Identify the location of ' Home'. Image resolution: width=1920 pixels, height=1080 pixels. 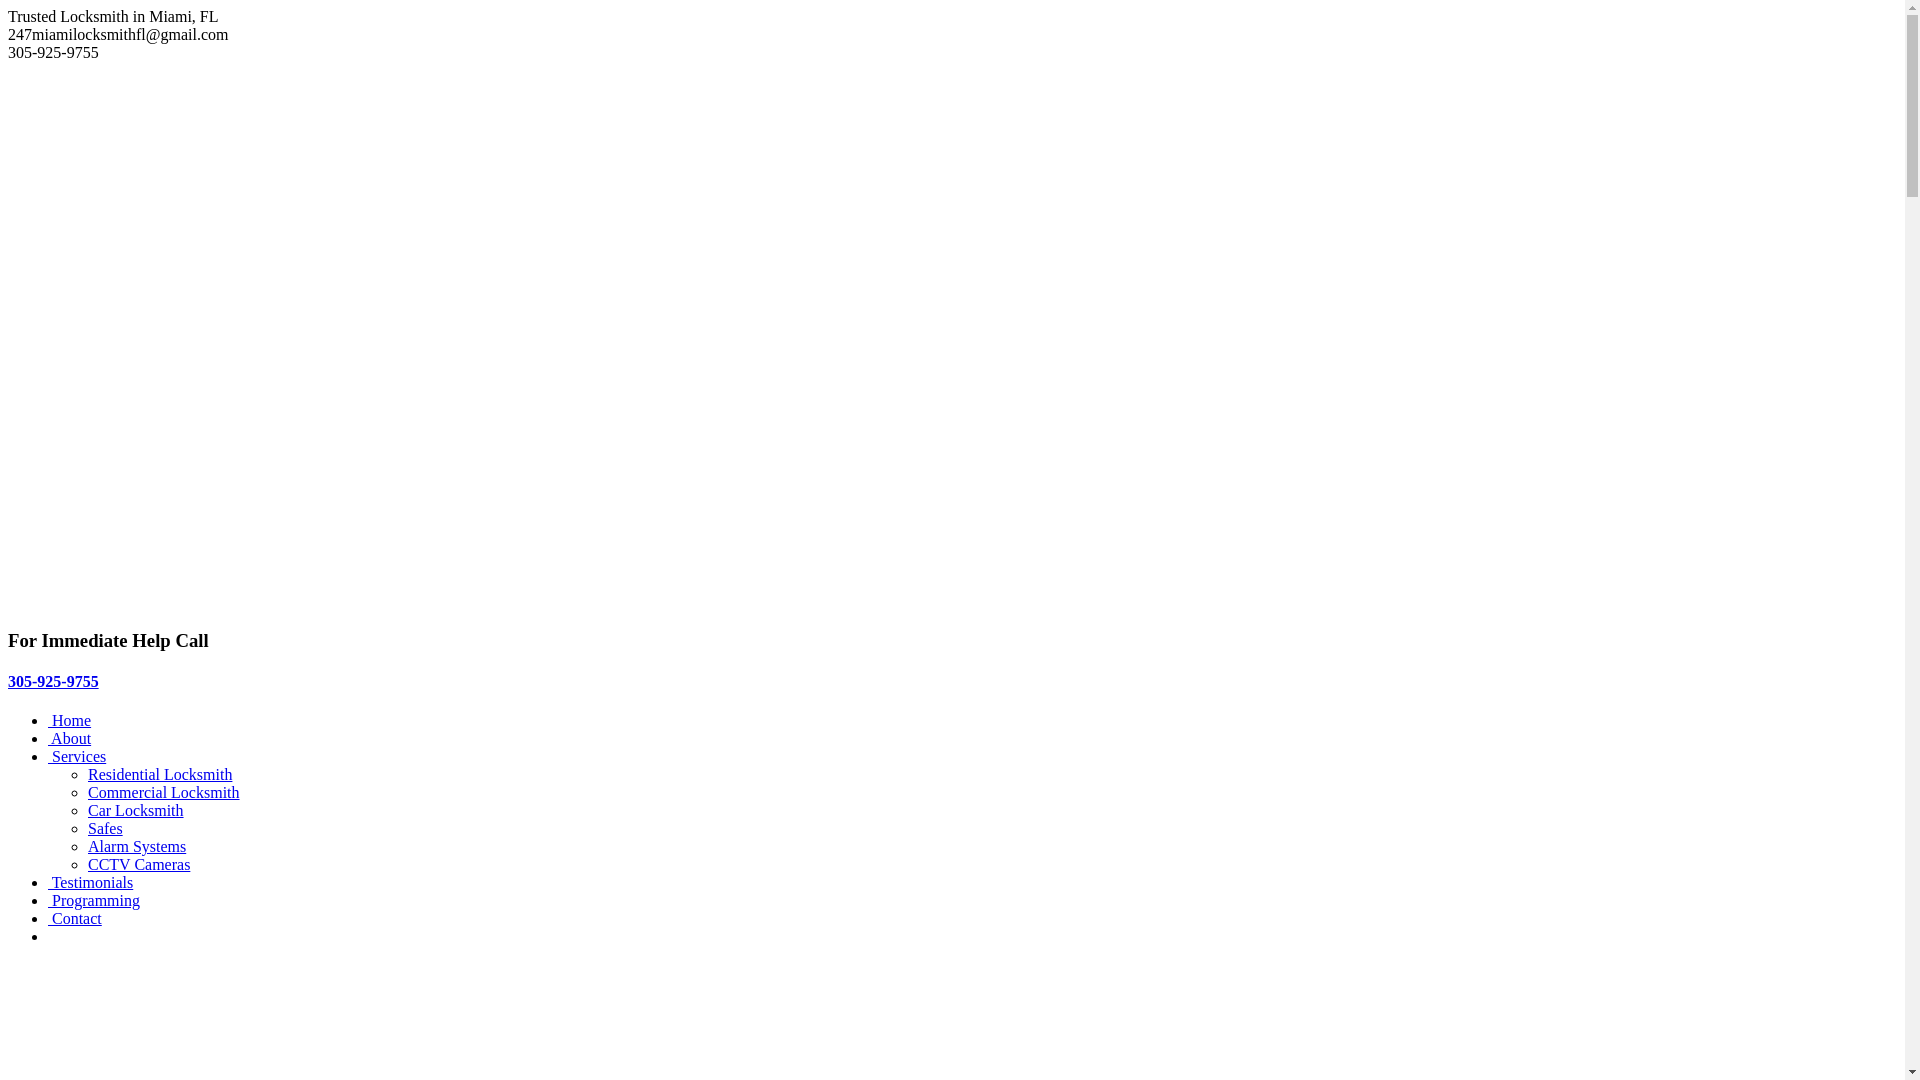
(69, 720).